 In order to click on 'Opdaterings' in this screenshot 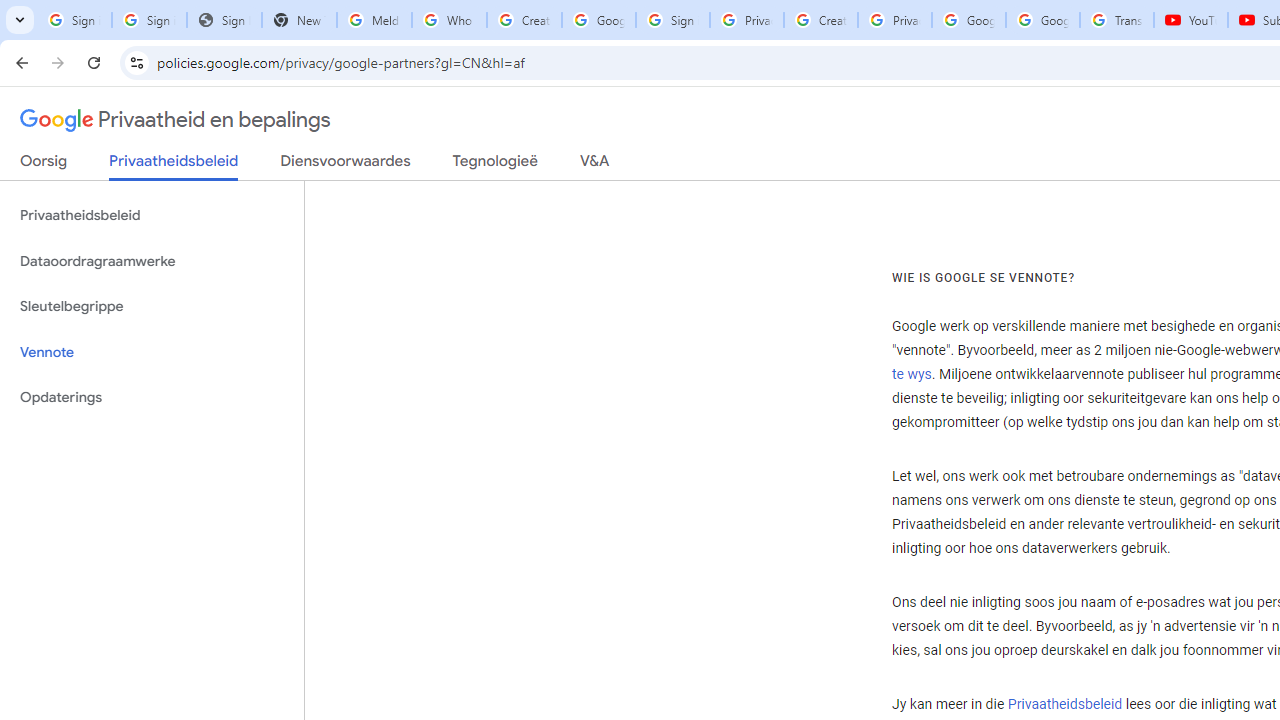, I will do `click(151, 398)`.